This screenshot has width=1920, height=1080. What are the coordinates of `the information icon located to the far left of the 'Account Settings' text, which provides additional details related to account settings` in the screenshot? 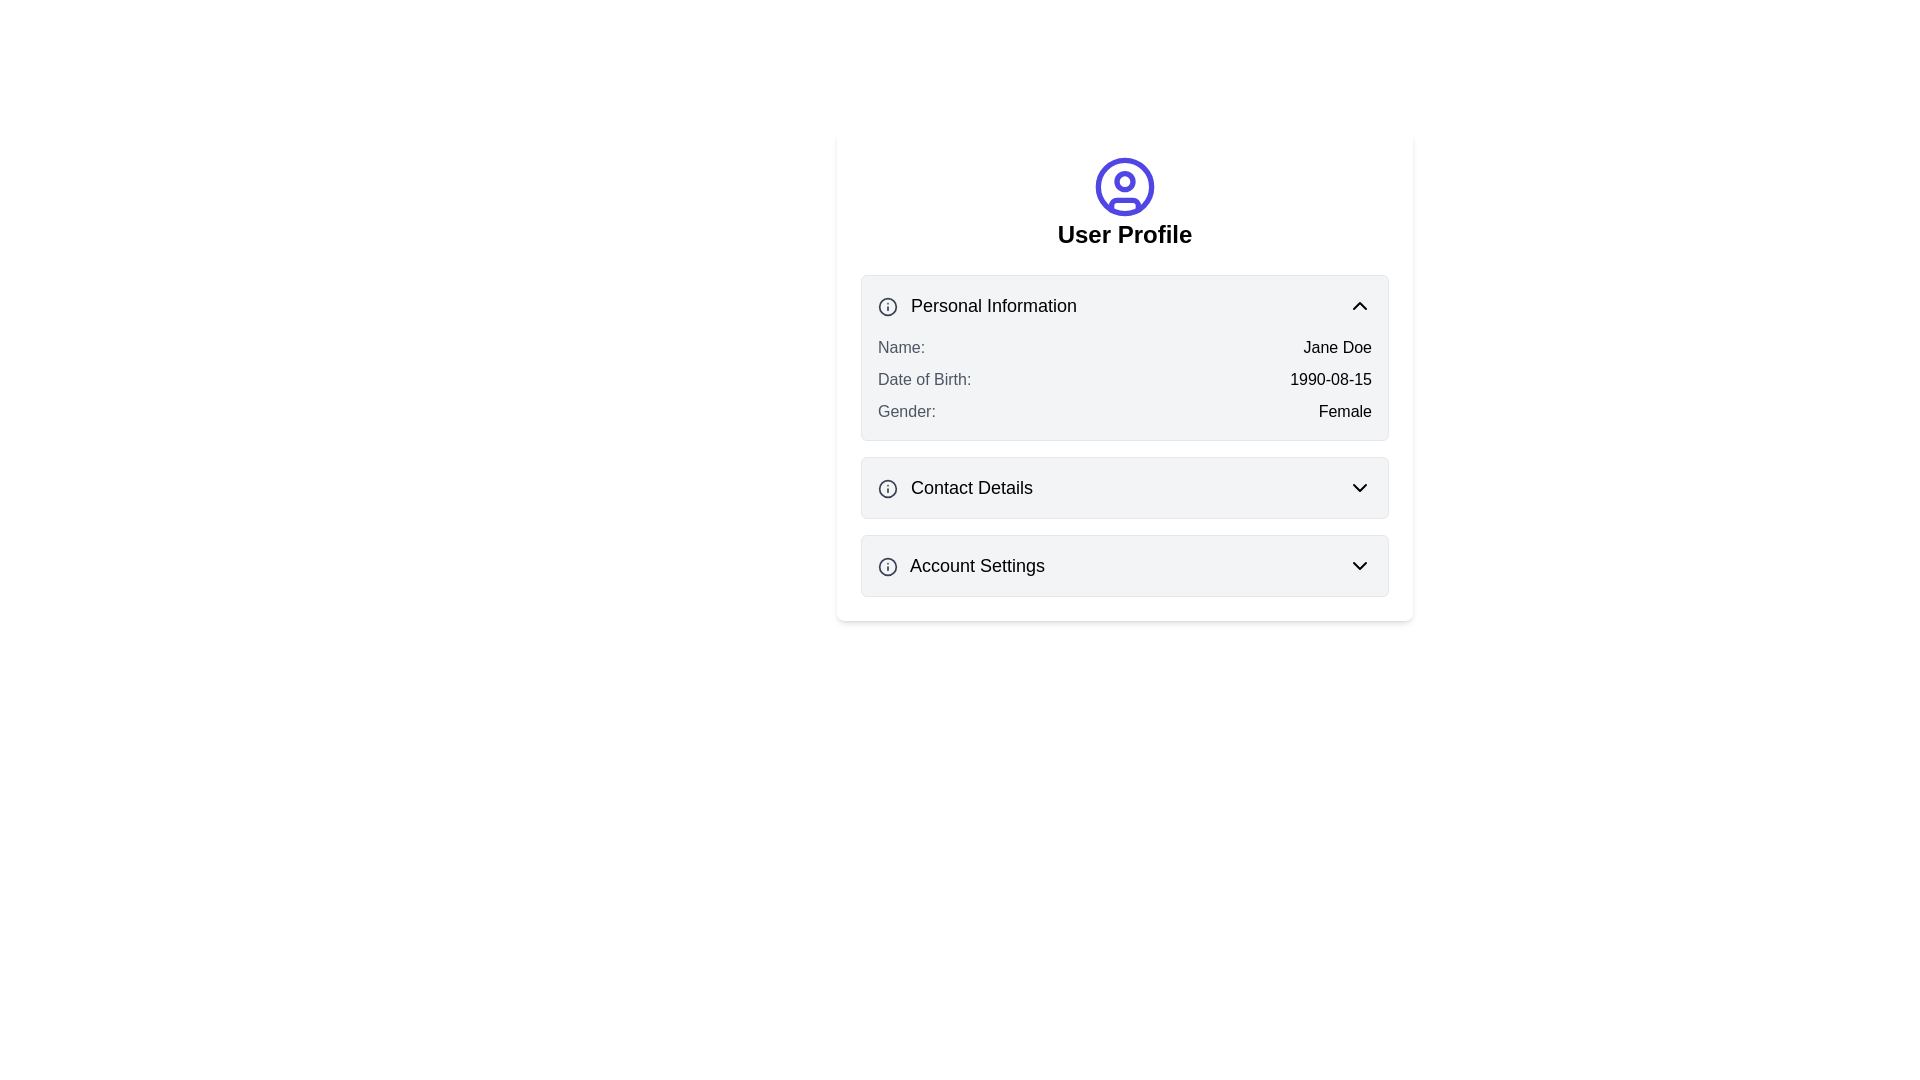 It's located at (887, 567).